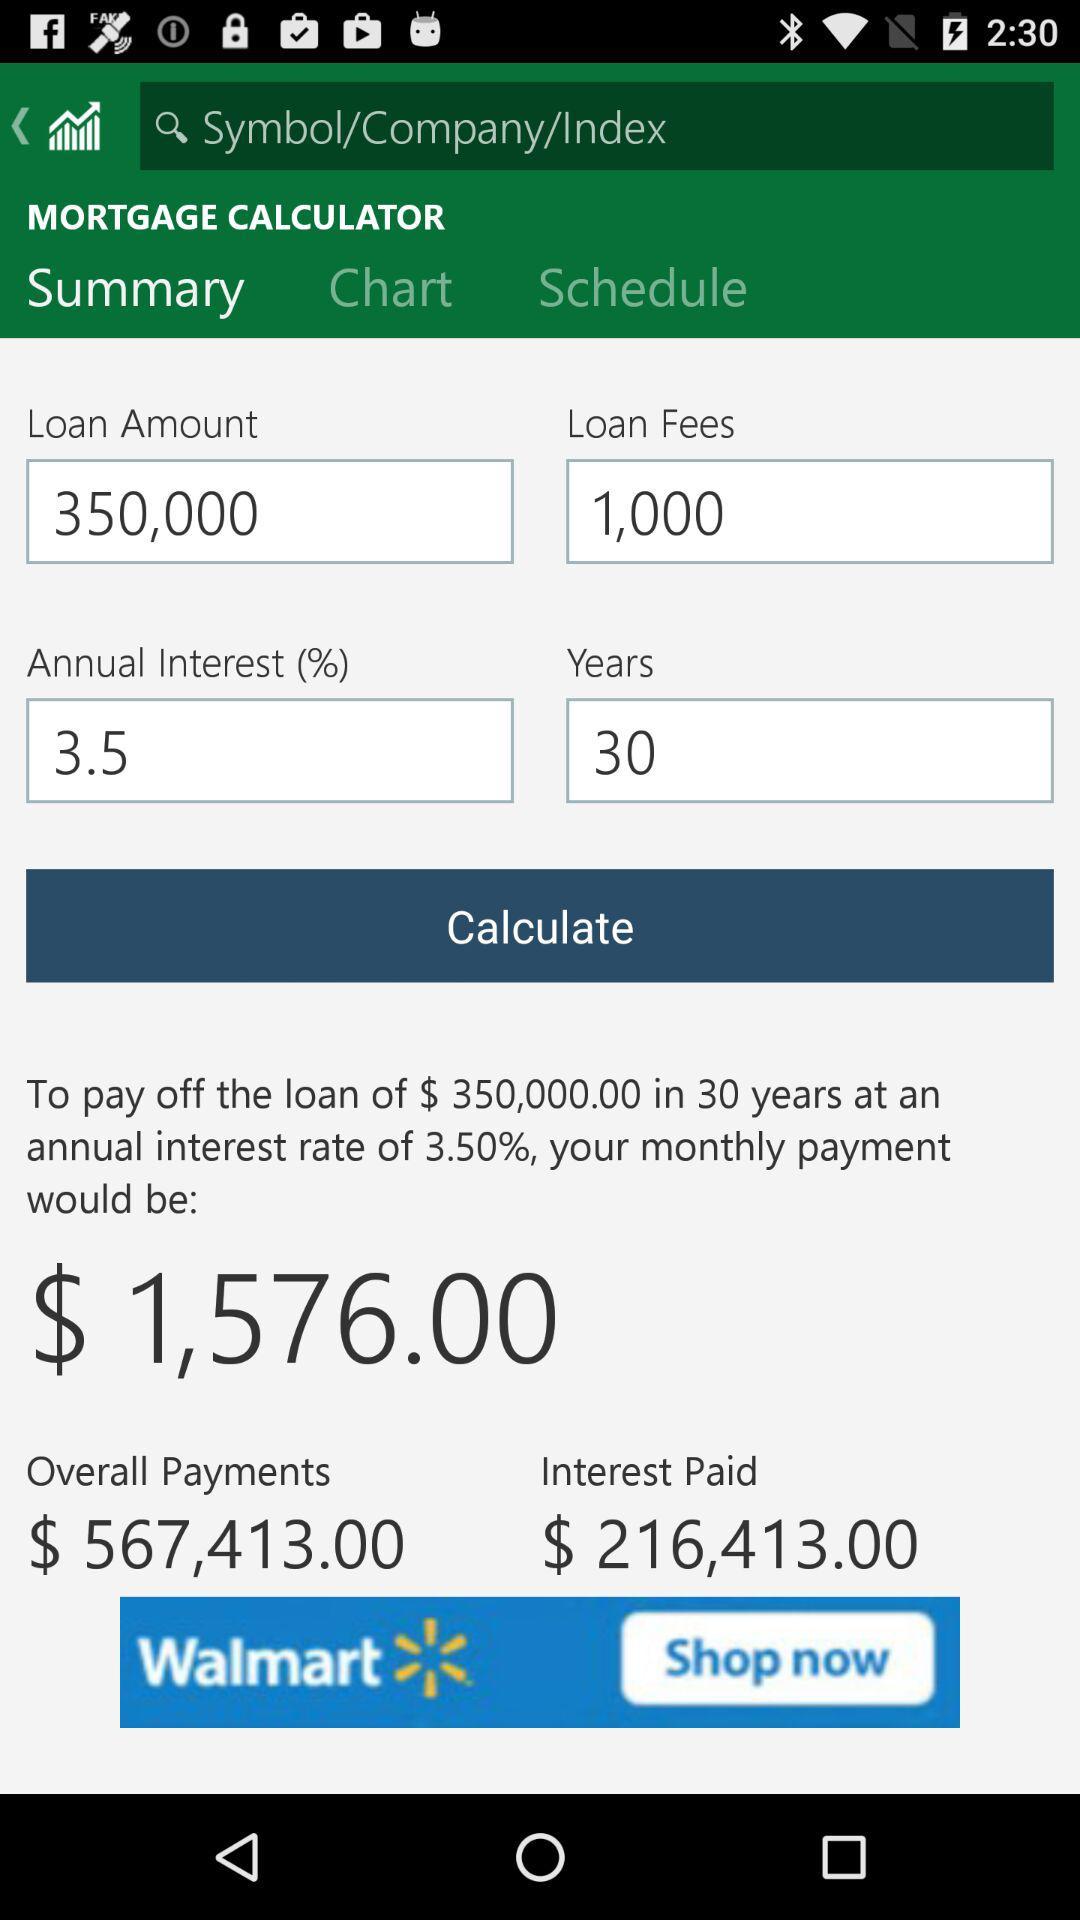 The width and height of the screenshot is (1080, 1920). Describe the element at coordinates (405, 290) in the screenshot. I see `the item below the mortgage calculator` at that location.